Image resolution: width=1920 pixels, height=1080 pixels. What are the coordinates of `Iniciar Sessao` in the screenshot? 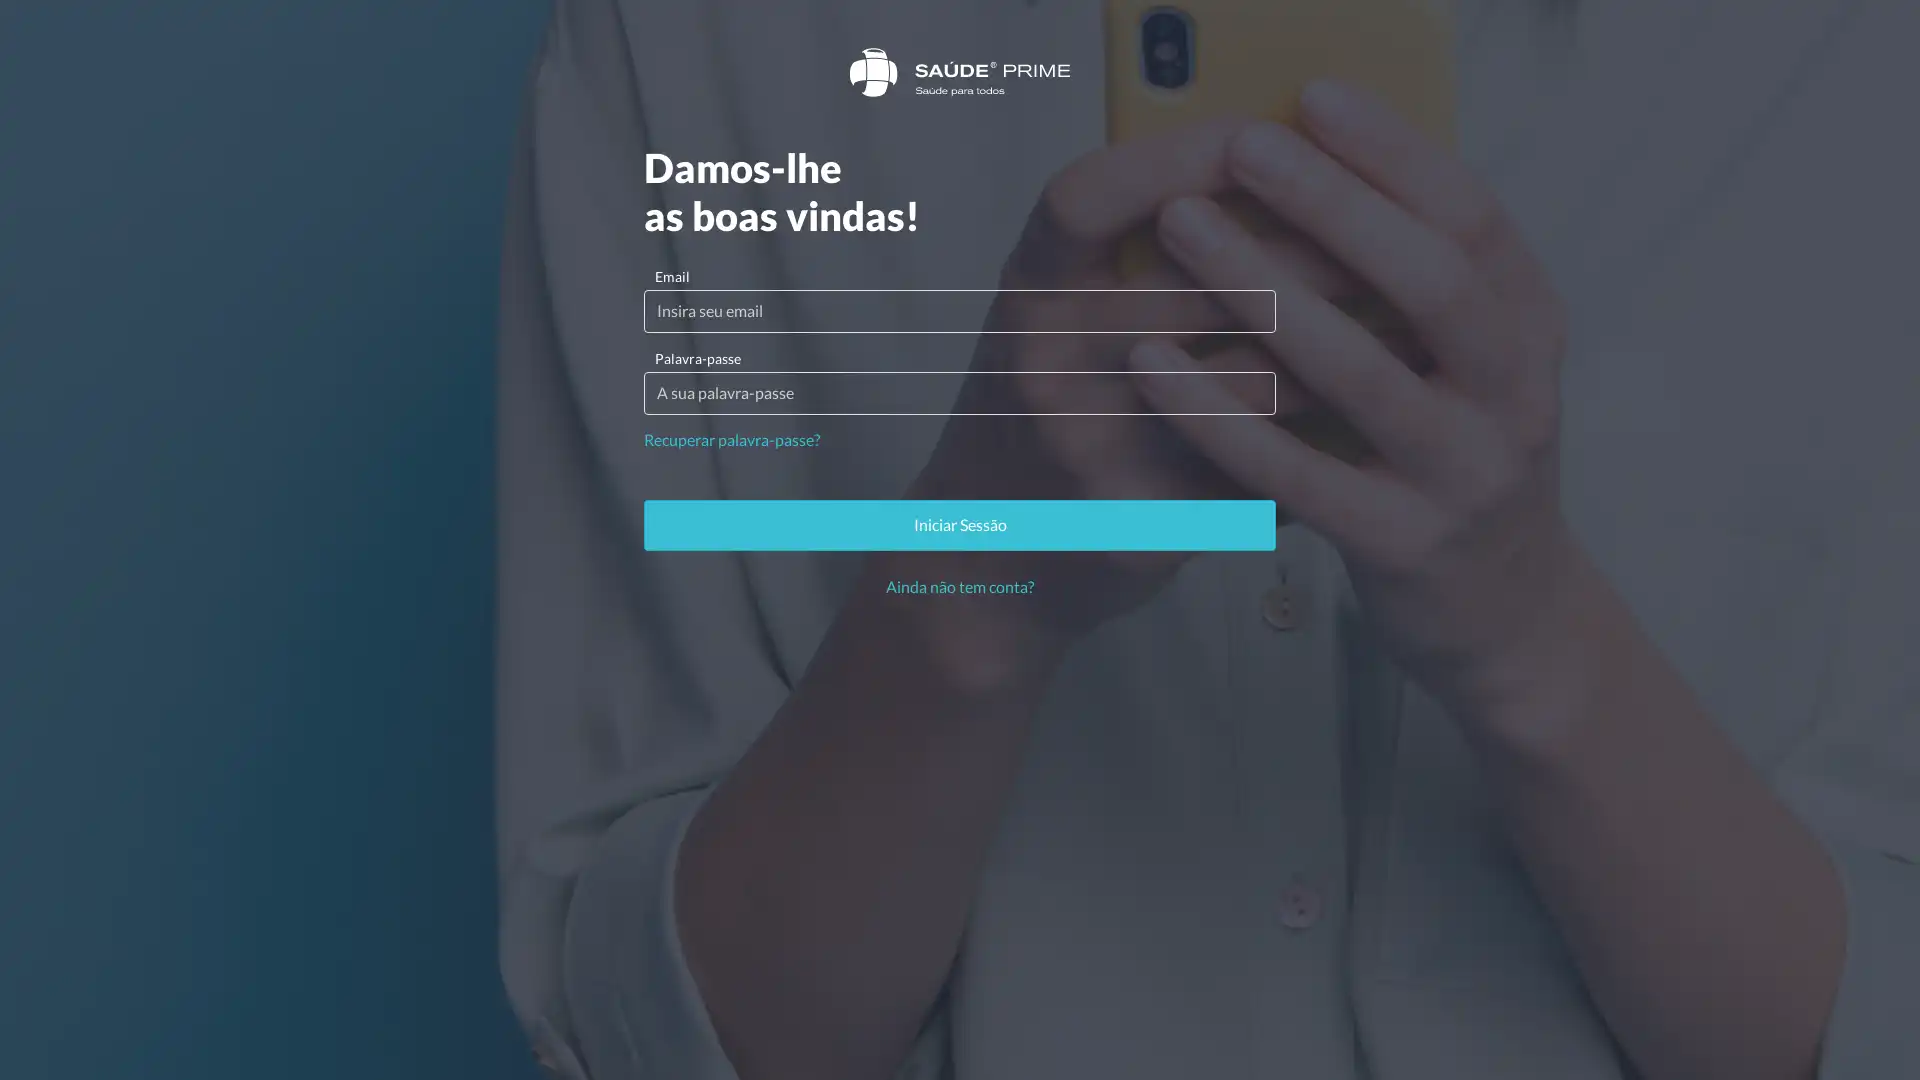 It's located at (960, 523).